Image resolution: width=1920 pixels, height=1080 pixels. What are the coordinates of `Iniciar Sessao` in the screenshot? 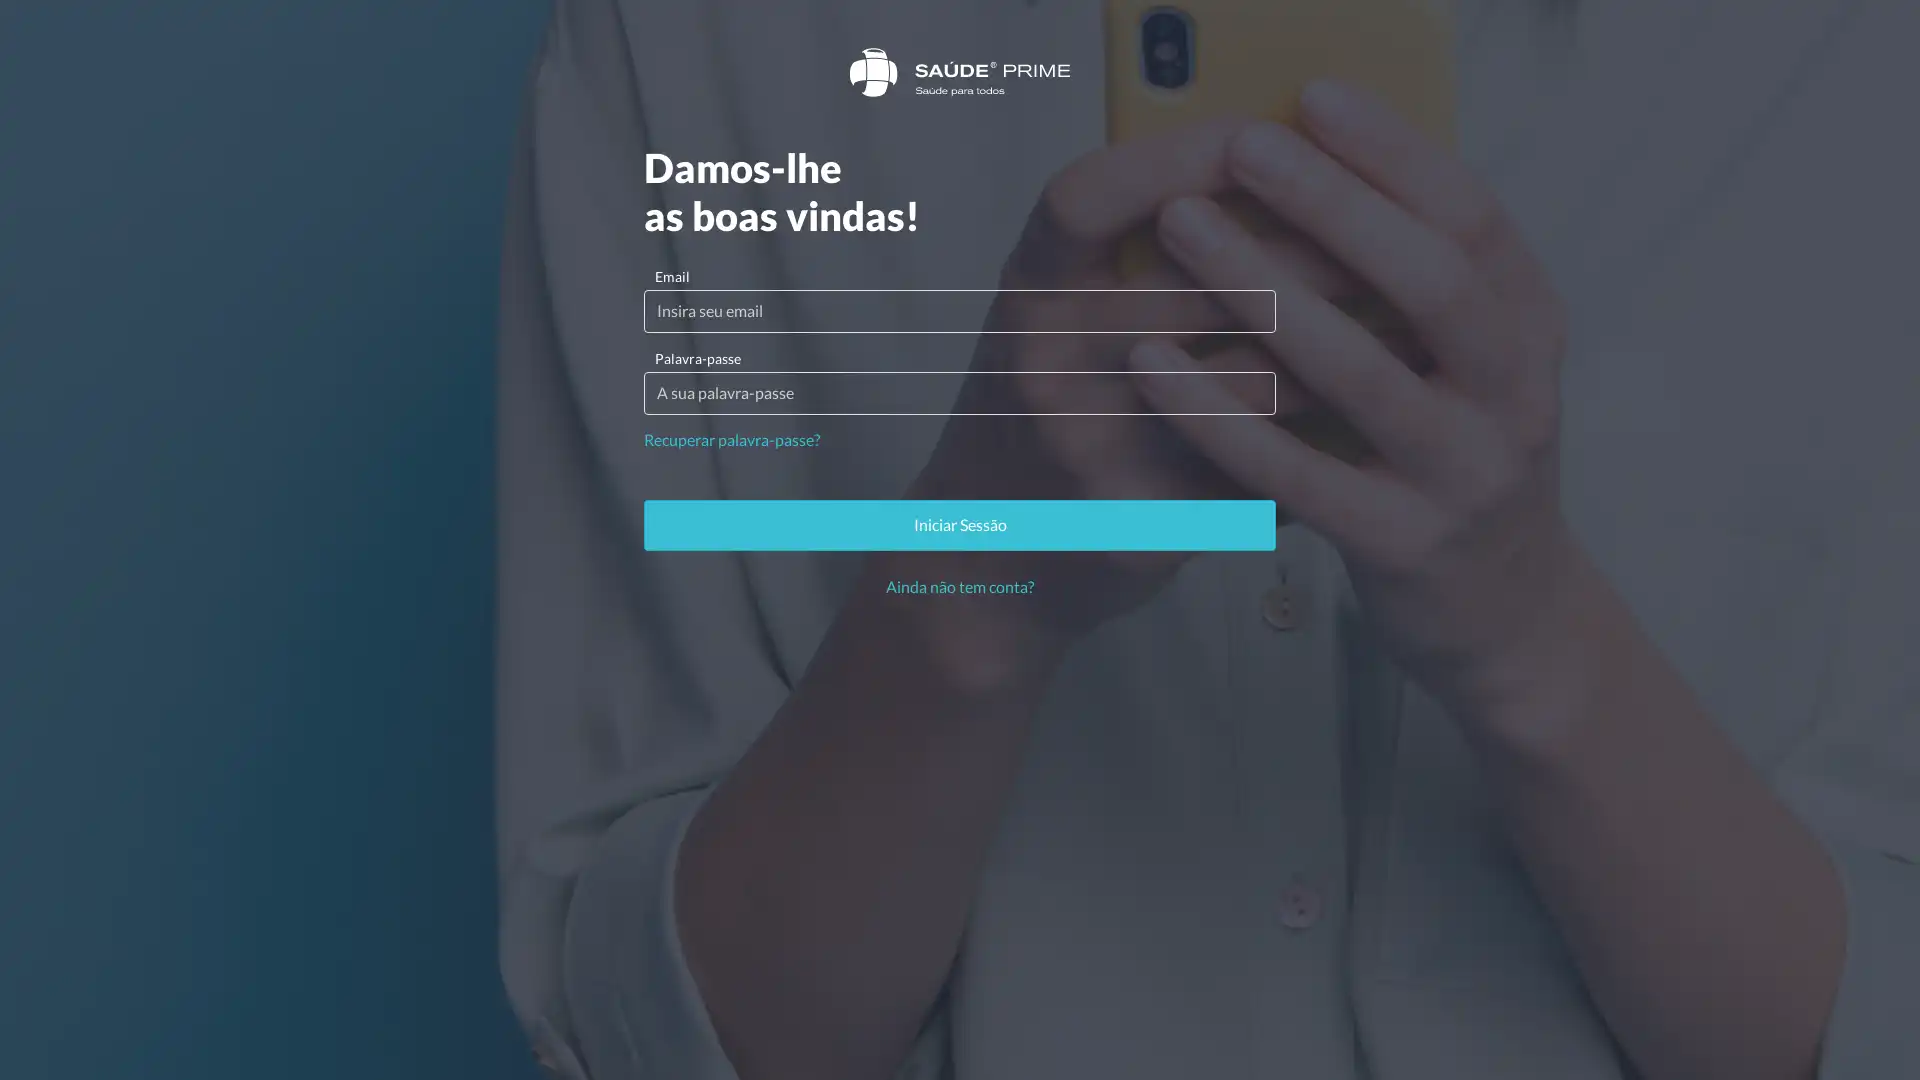 It's located at (960, 523).